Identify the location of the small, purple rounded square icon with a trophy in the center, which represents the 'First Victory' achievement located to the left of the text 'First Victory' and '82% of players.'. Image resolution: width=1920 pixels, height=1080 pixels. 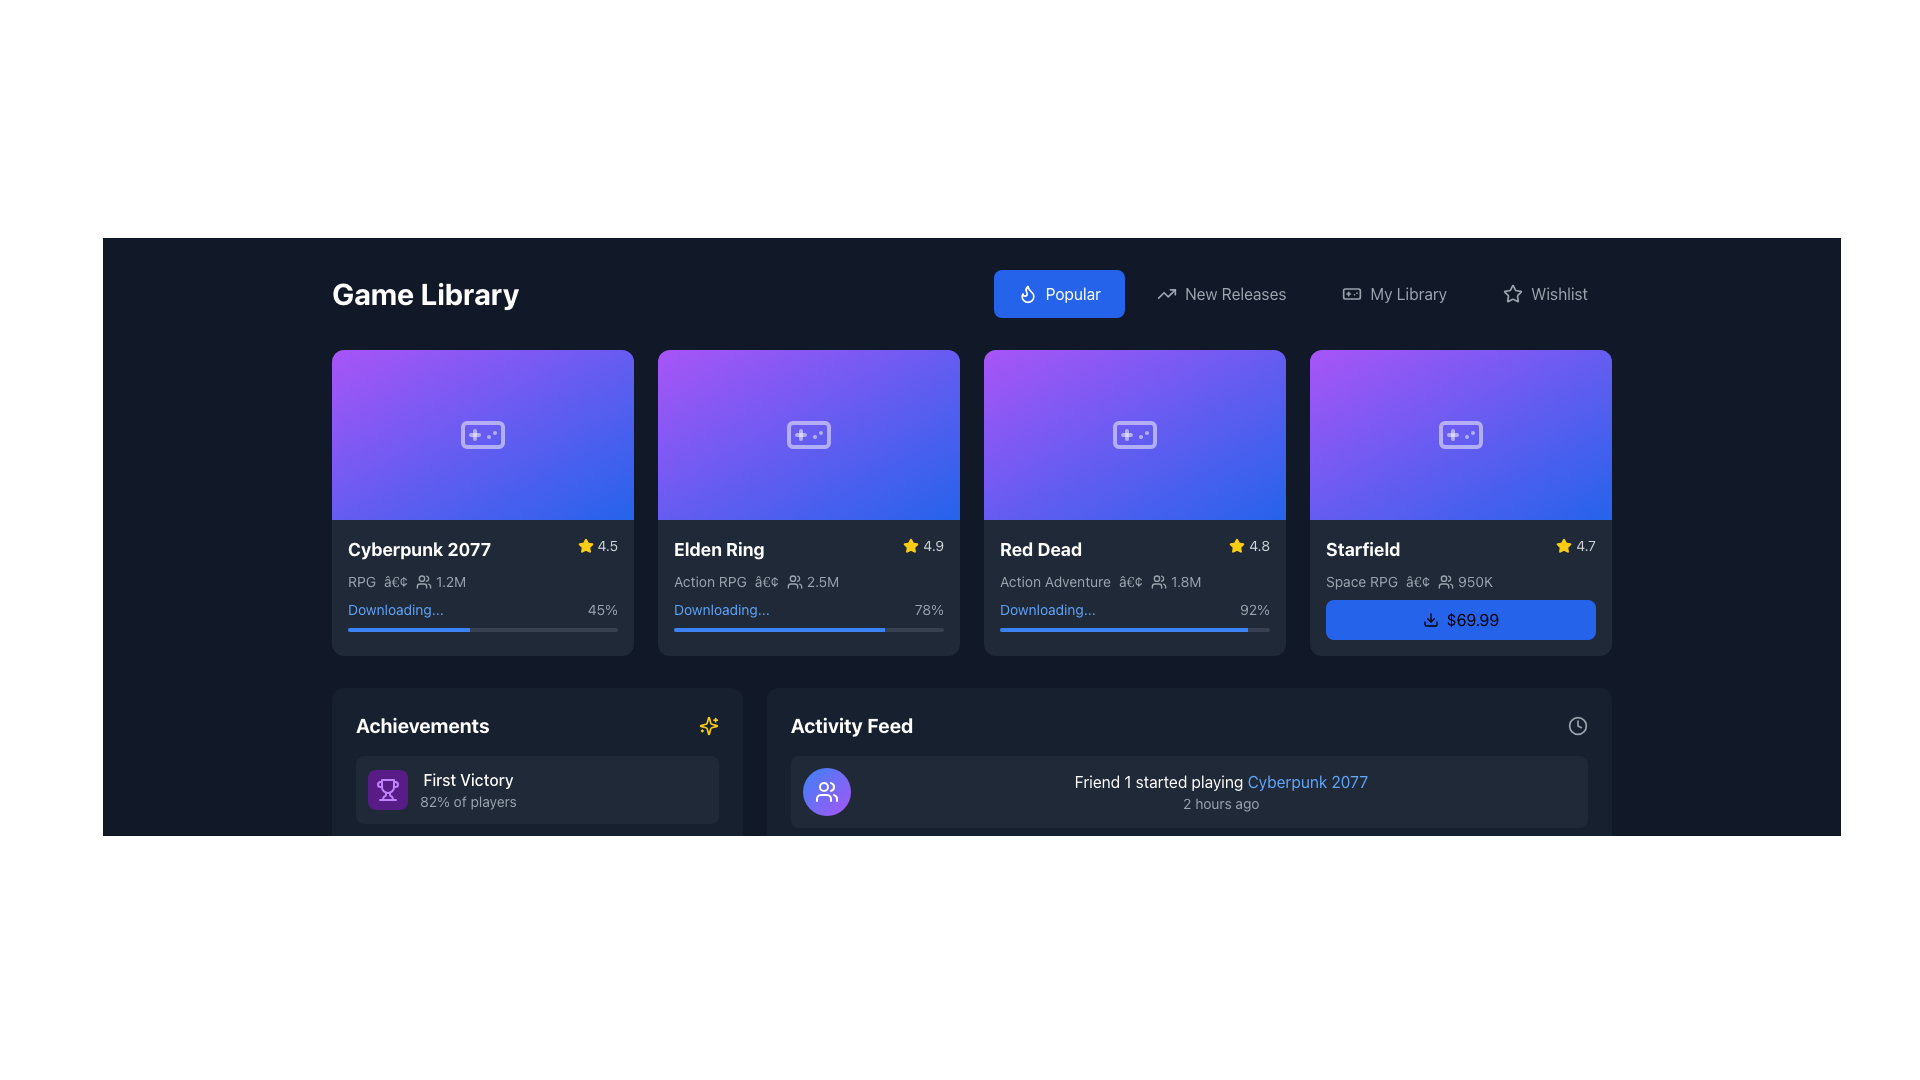
(388, 788).